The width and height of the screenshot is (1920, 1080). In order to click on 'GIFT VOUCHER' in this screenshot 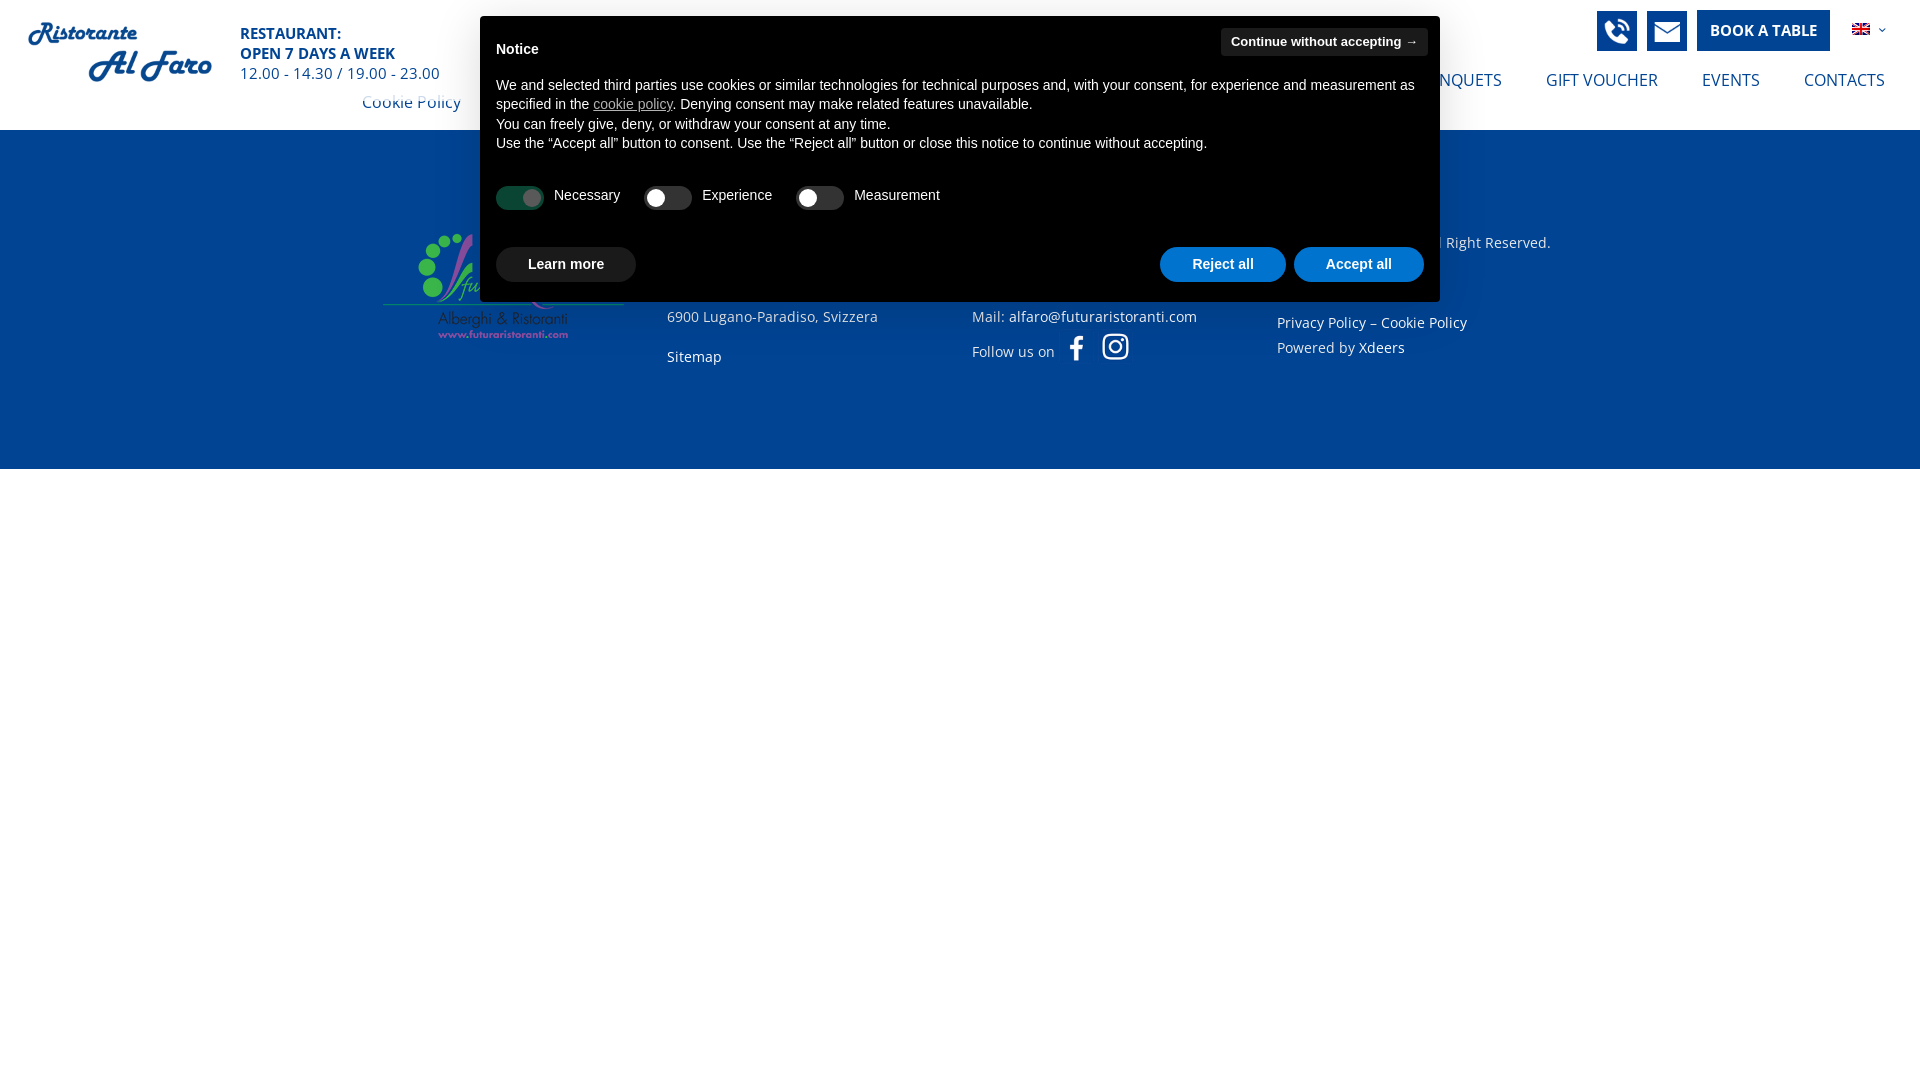, I will do `click(1602, 79)`.